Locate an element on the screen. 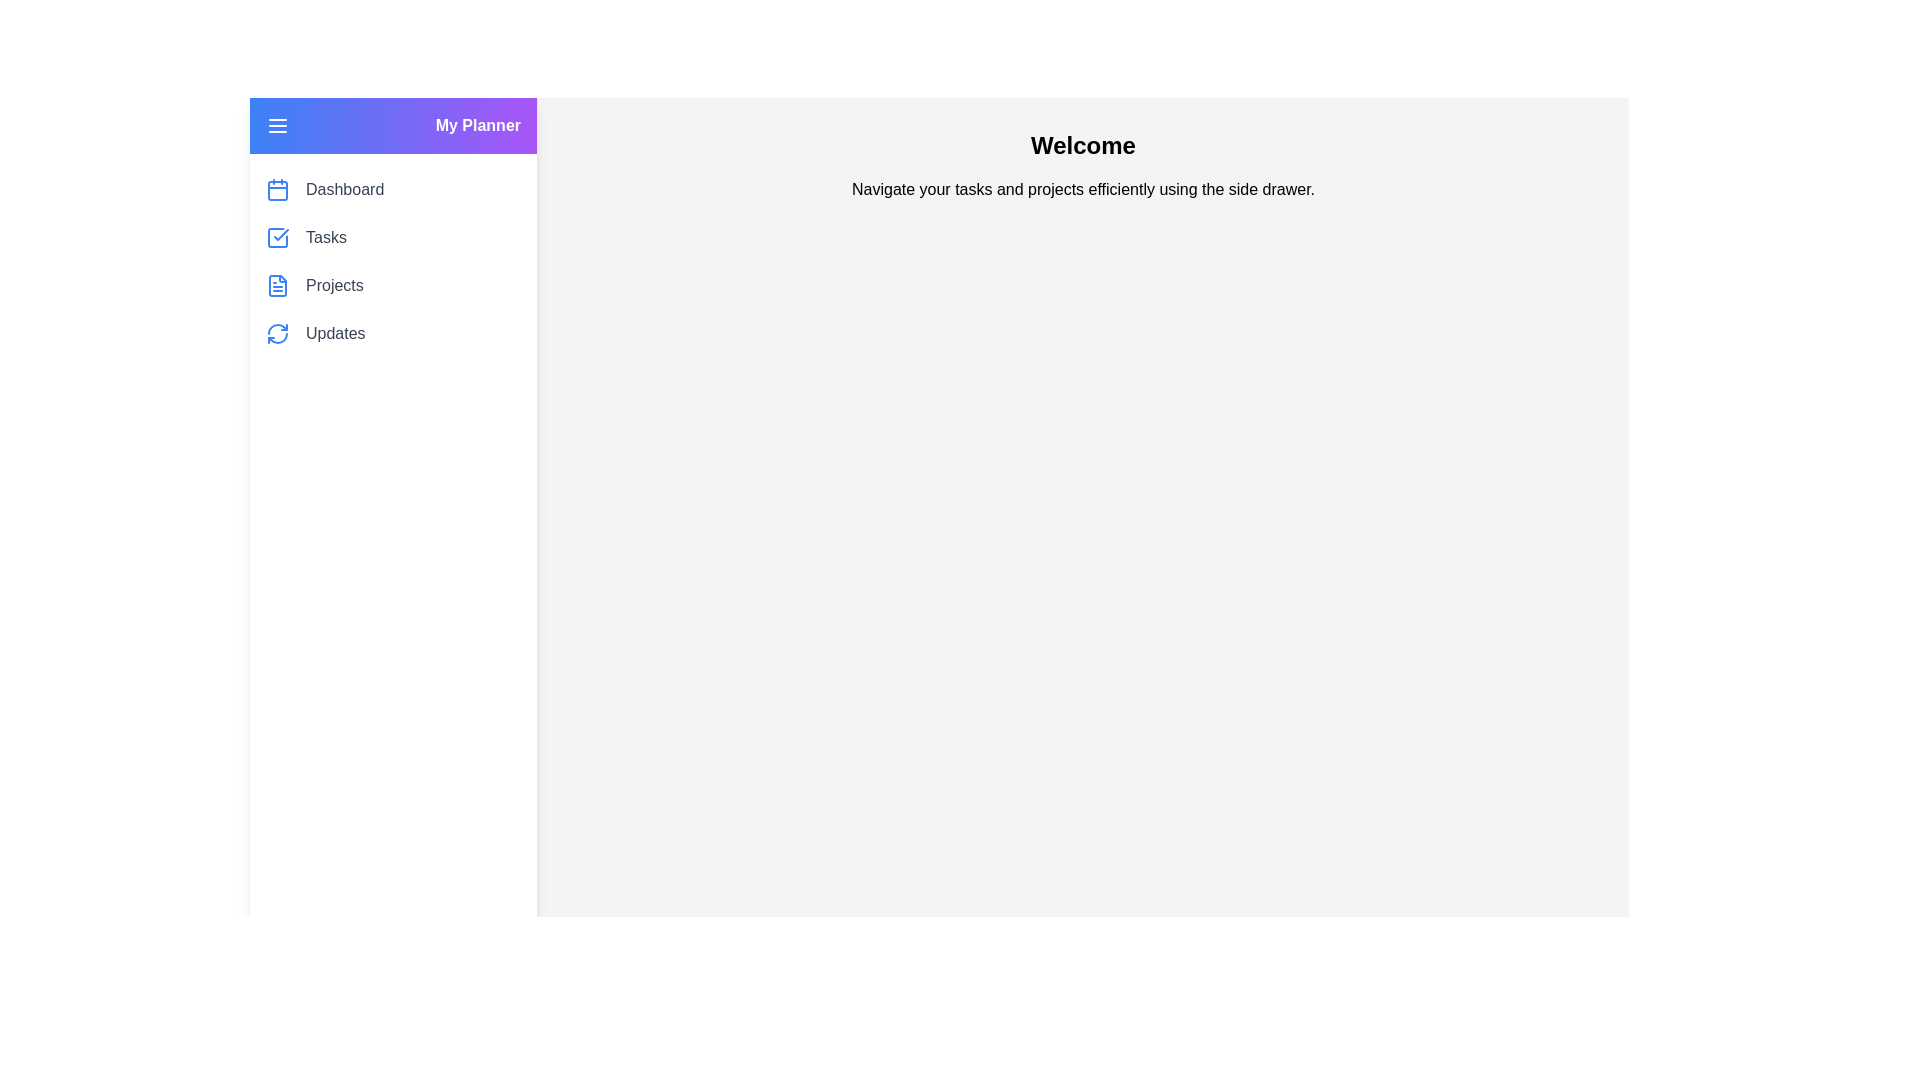 This screenshot has width=1920, height=1080. the menu item labeled Dashboard is located at coordinates (345, 189).